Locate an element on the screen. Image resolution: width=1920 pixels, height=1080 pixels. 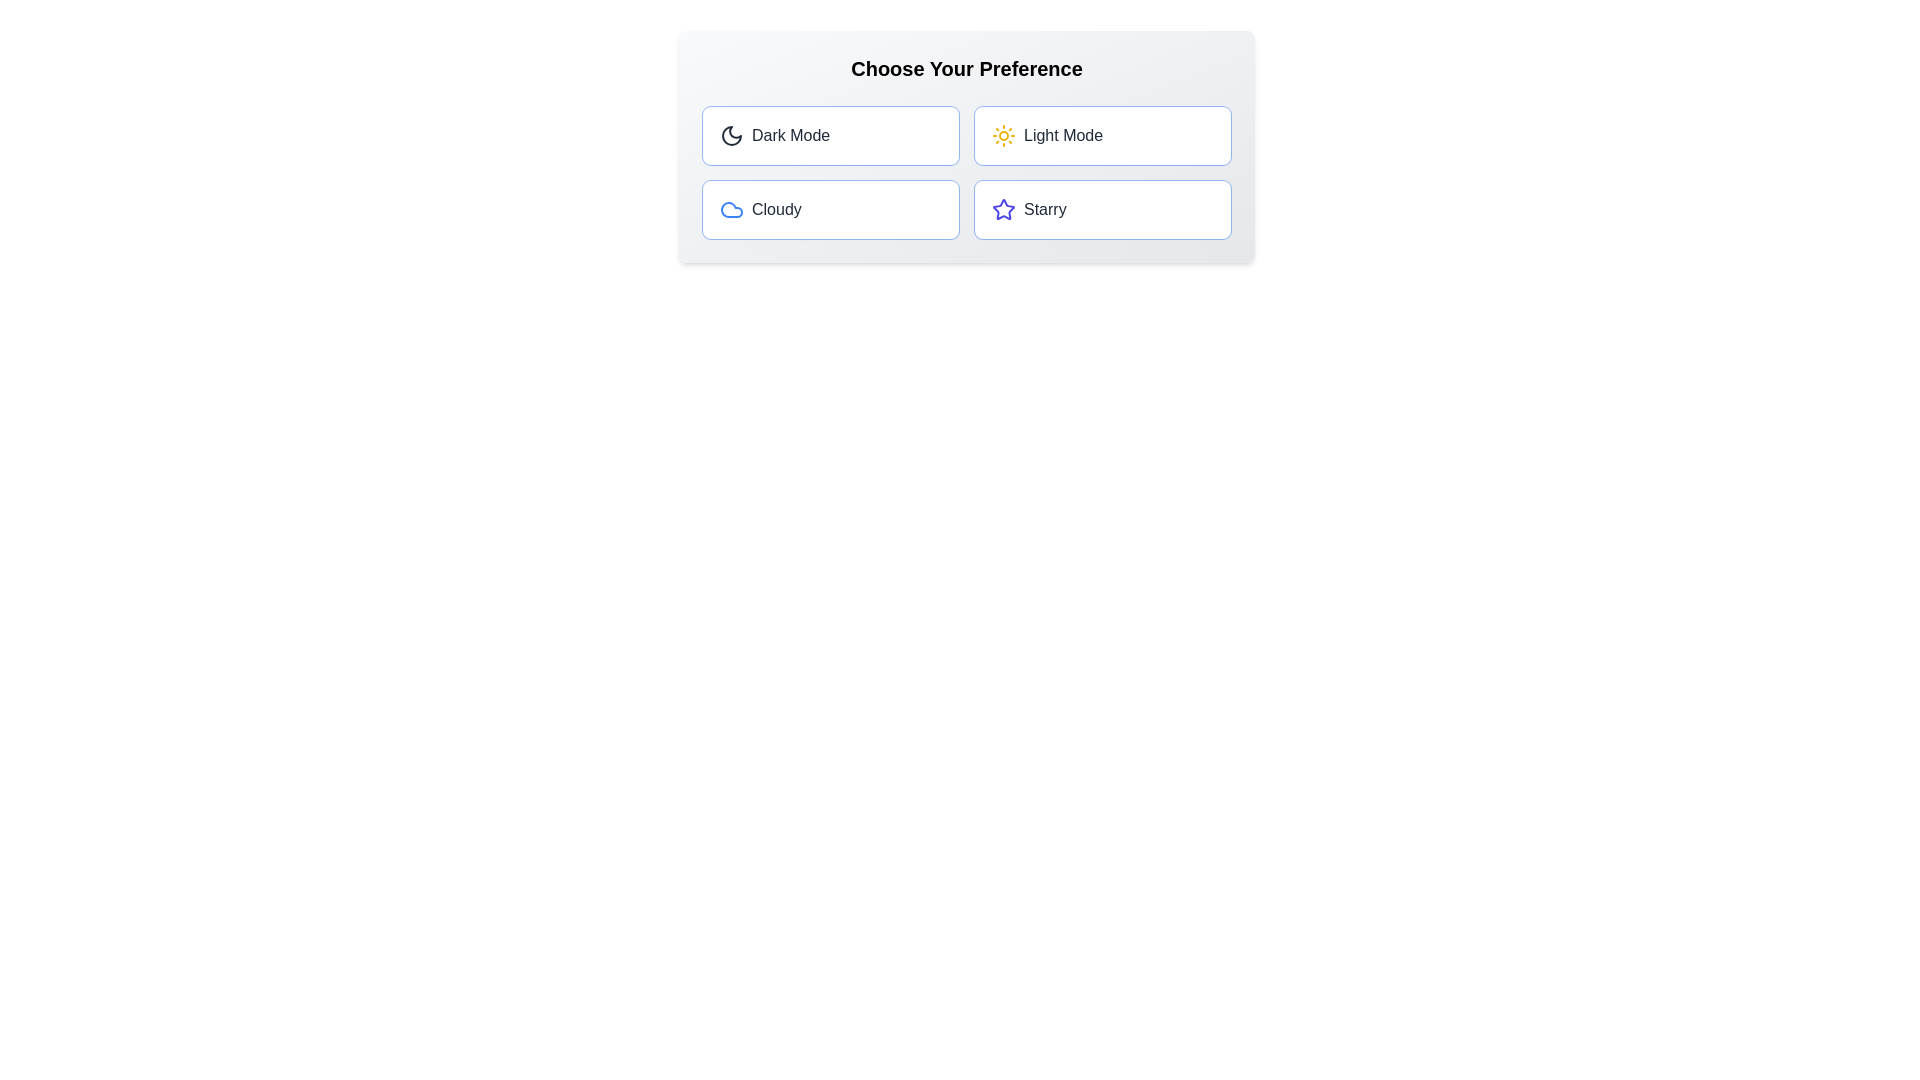
the 'Cloudy' text label located in the second row, to the right of the cloud icon, which describes the 'Cloudy' option is located at coordinates (775, 209).